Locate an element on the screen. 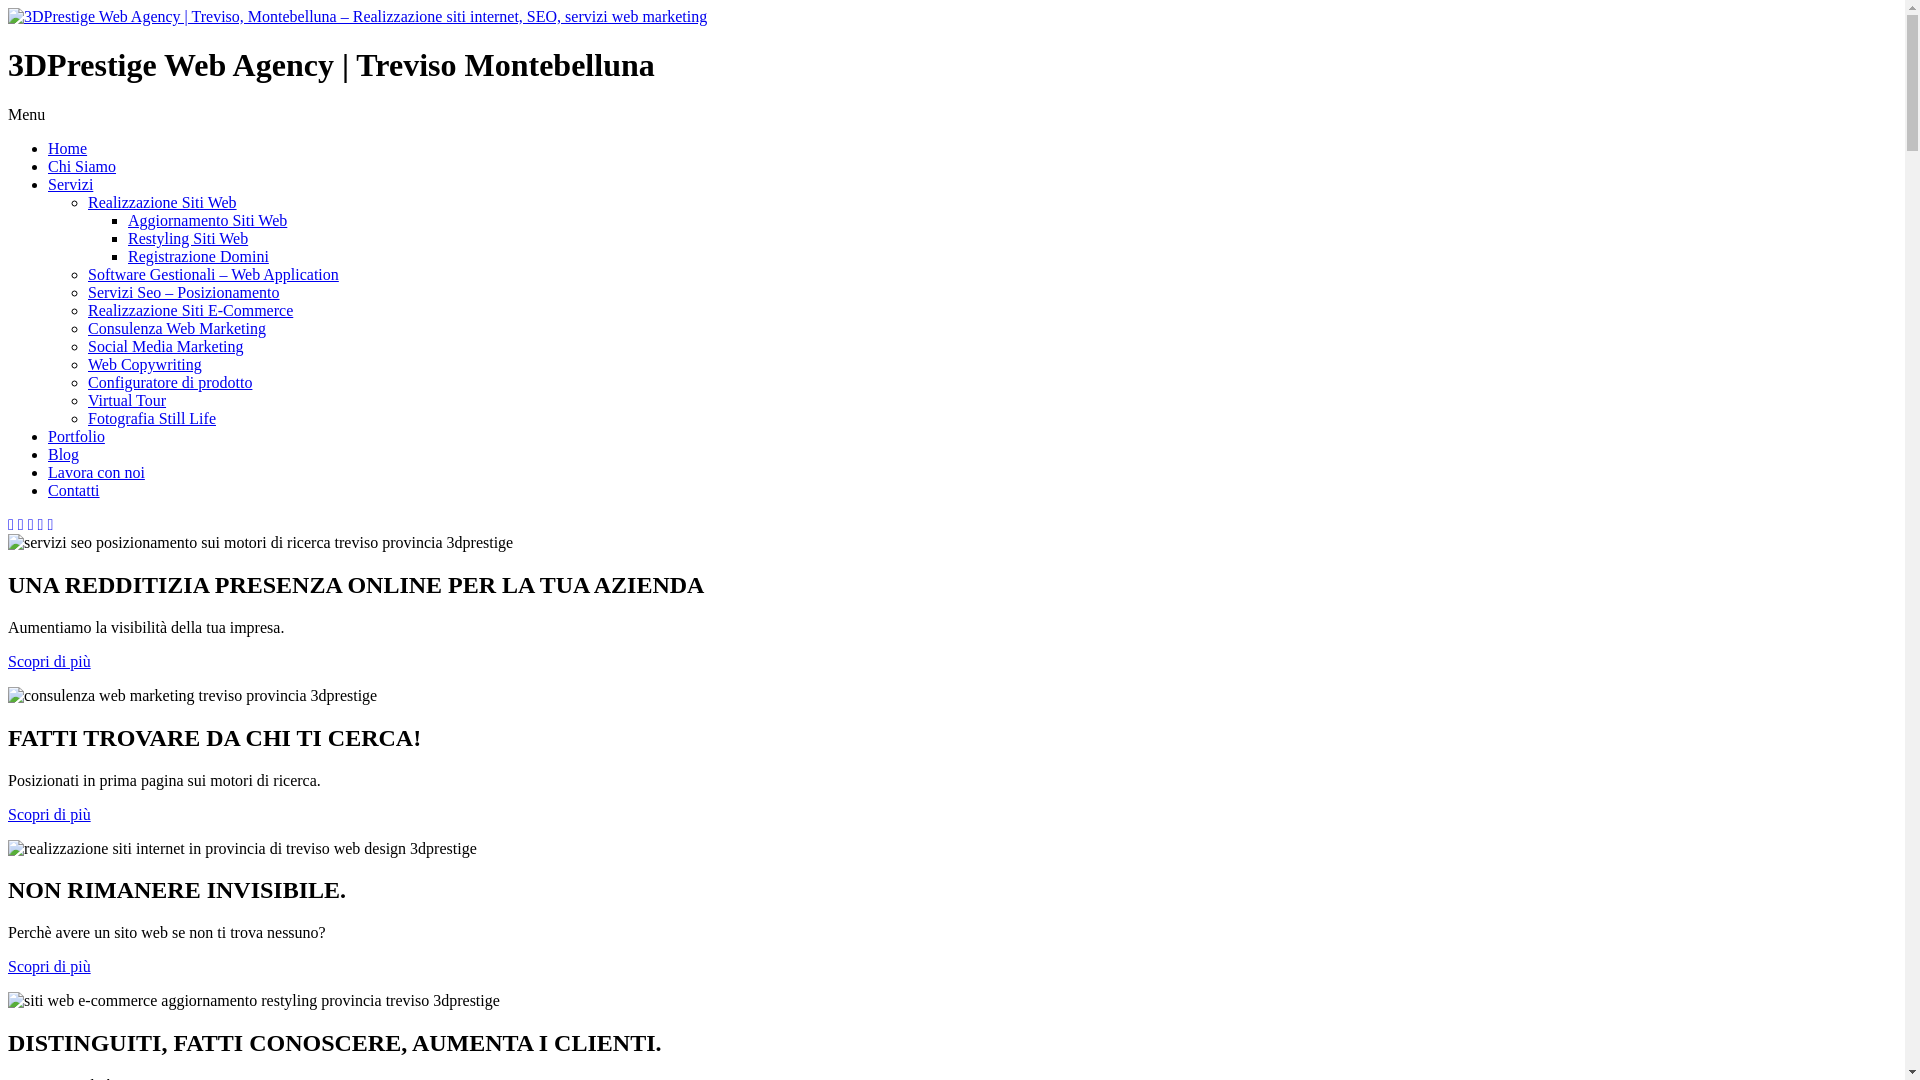  'Blog' is located at coordinates (63, 454).